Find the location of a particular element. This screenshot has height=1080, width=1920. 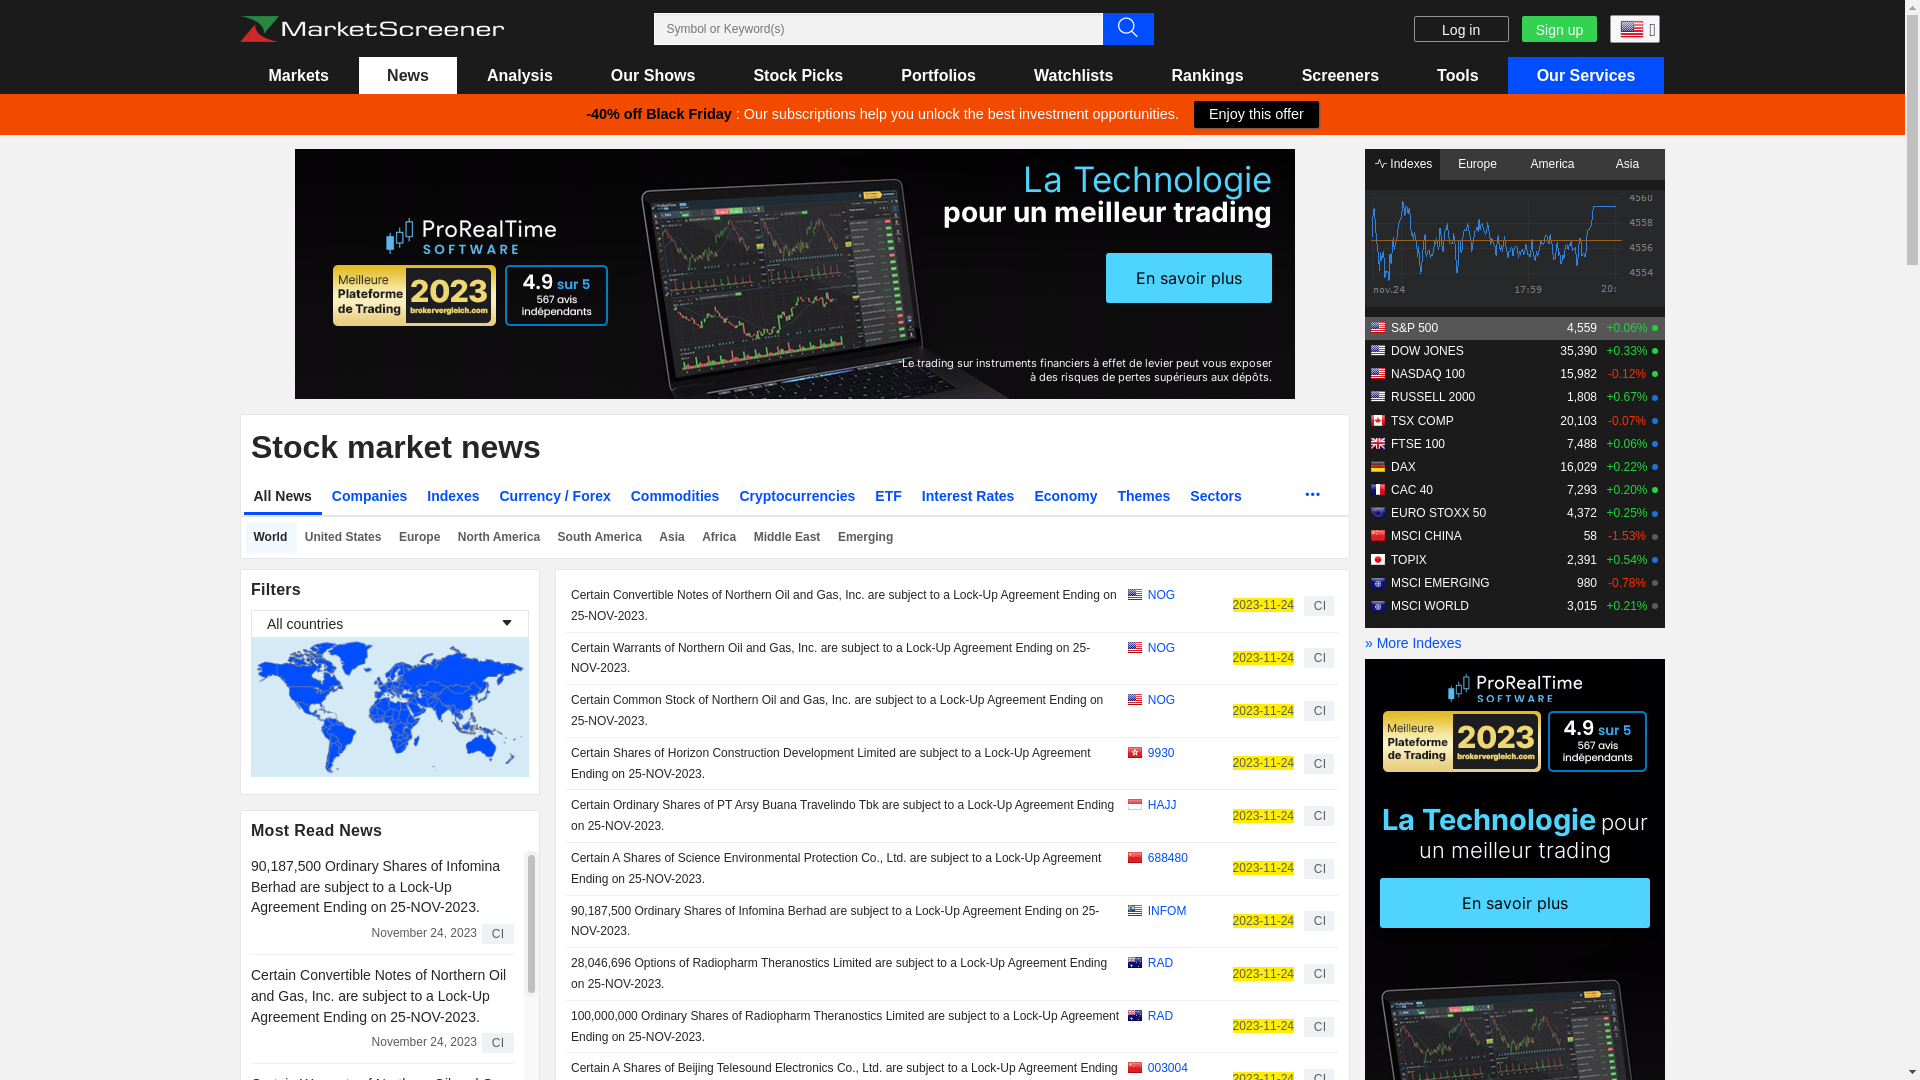

'EURO STOXX 50' is located at coordinates (1437, 512).